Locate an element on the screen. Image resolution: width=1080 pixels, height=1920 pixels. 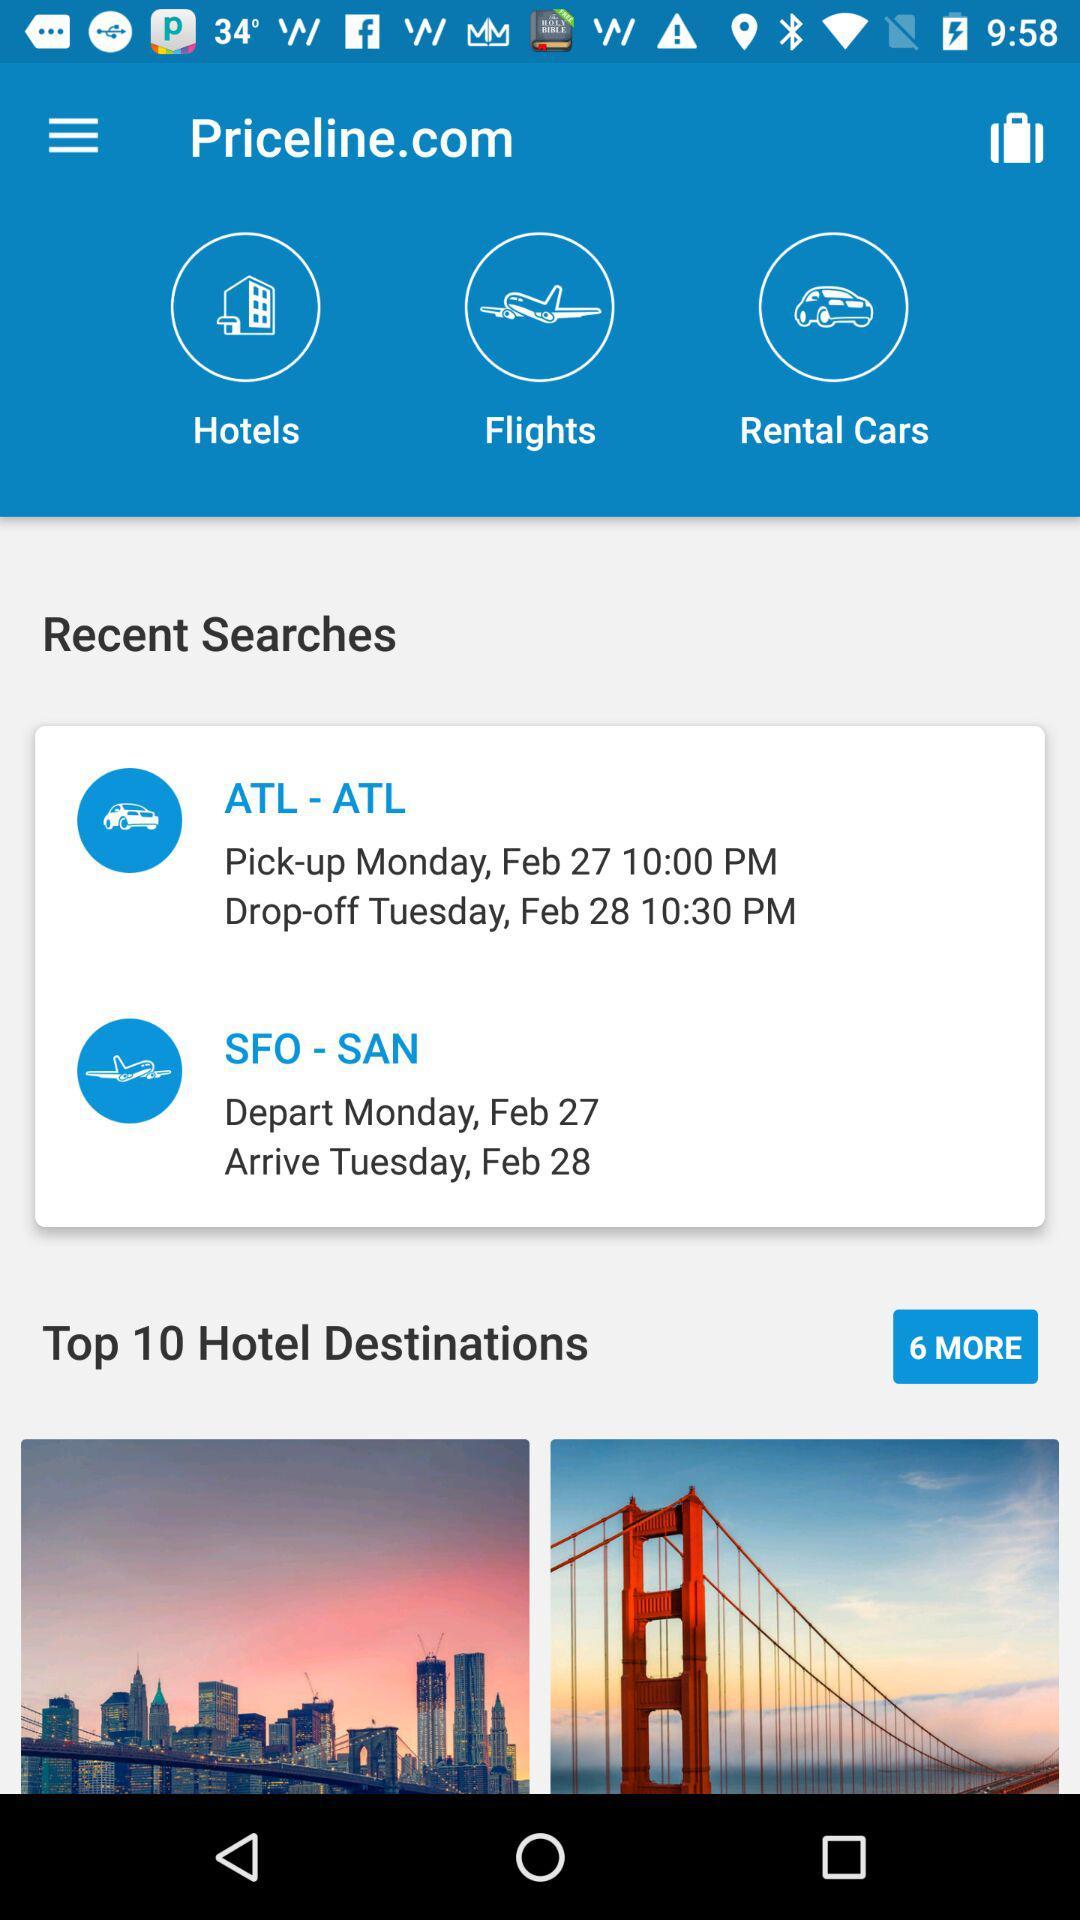
icon above the hotels icon is located at coordinates (72, 135).